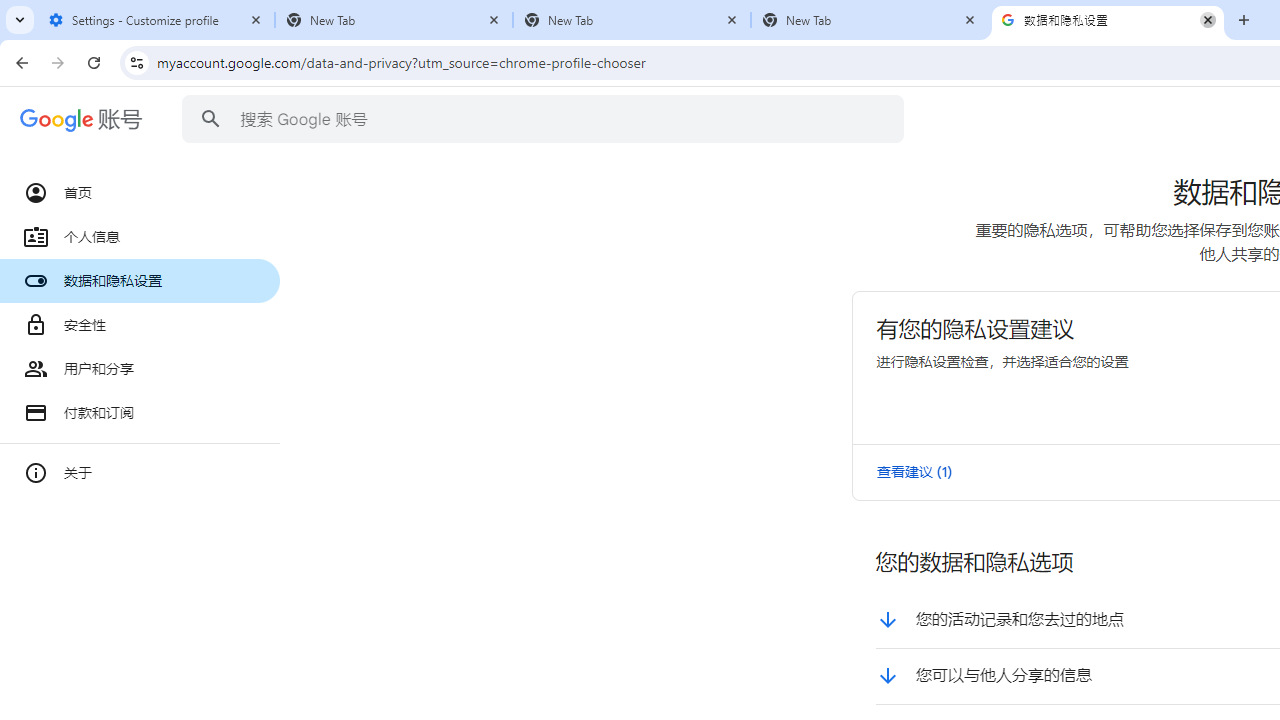 Image resolution: width=1280 pixels, height=720 pixels. Describe the element at coordinates (870, 20) in the screenshot. I see `'New Tab'` at that location.